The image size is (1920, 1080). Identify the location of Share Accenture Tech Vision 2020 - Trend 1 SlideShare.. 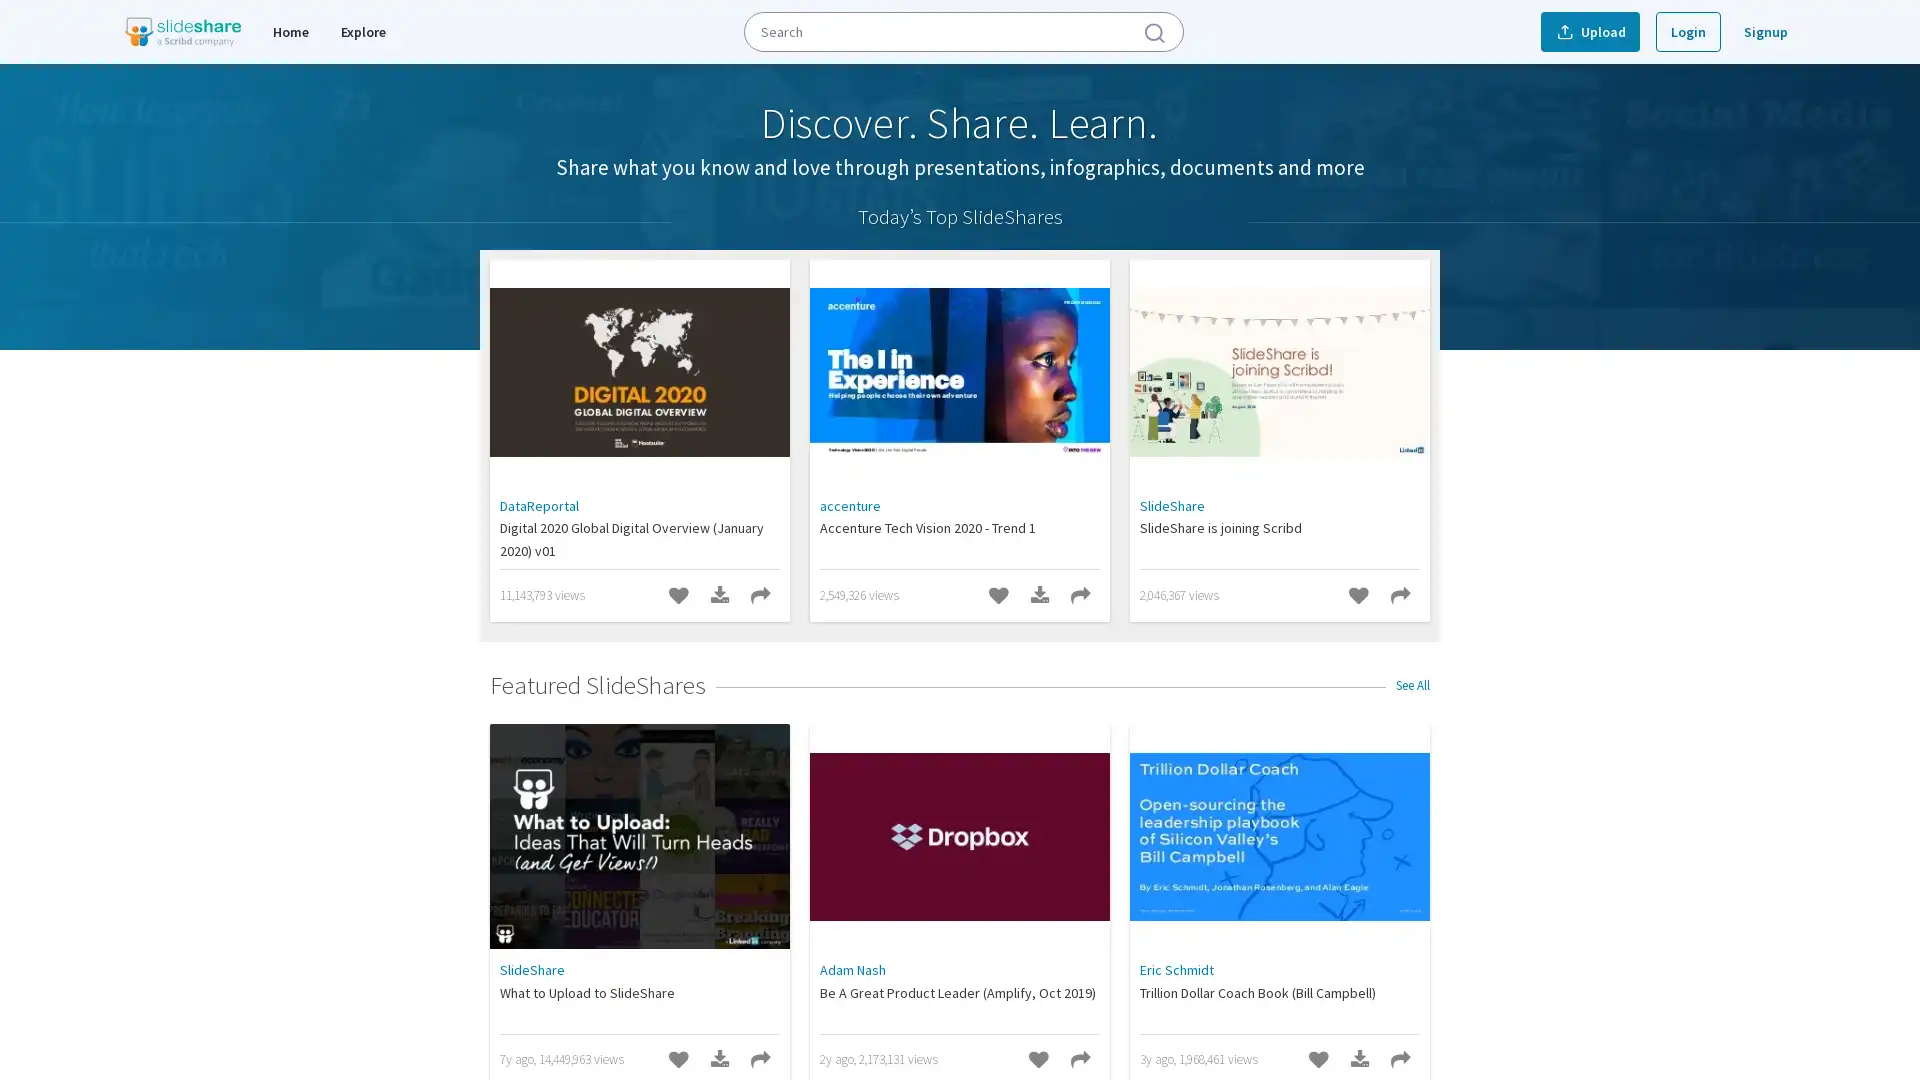
(1079, 593).